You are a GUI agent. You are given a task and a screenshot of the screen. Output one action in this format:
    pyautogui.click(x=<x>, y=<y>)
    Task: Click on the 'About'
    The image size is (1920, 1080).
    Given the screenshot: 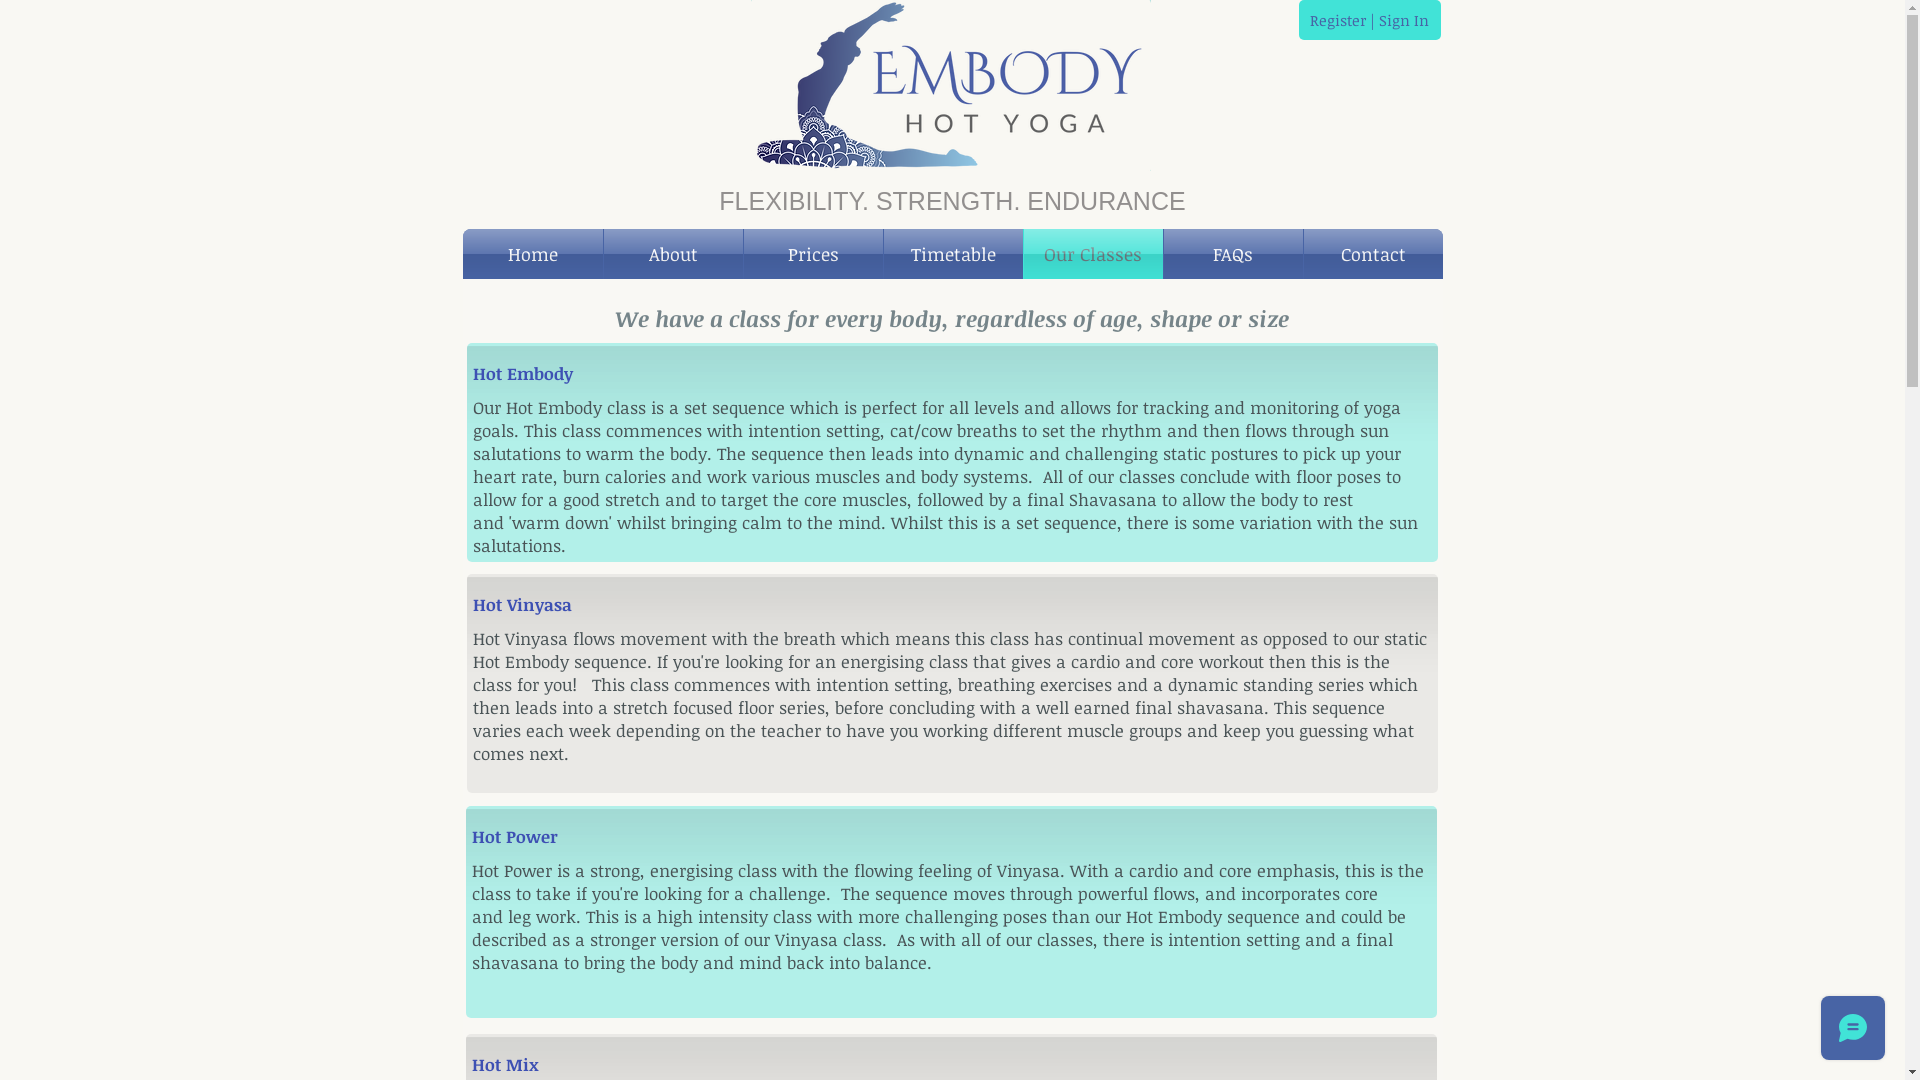 What is the action you would take?
    pyautogui.click(x=603, y=253)
    